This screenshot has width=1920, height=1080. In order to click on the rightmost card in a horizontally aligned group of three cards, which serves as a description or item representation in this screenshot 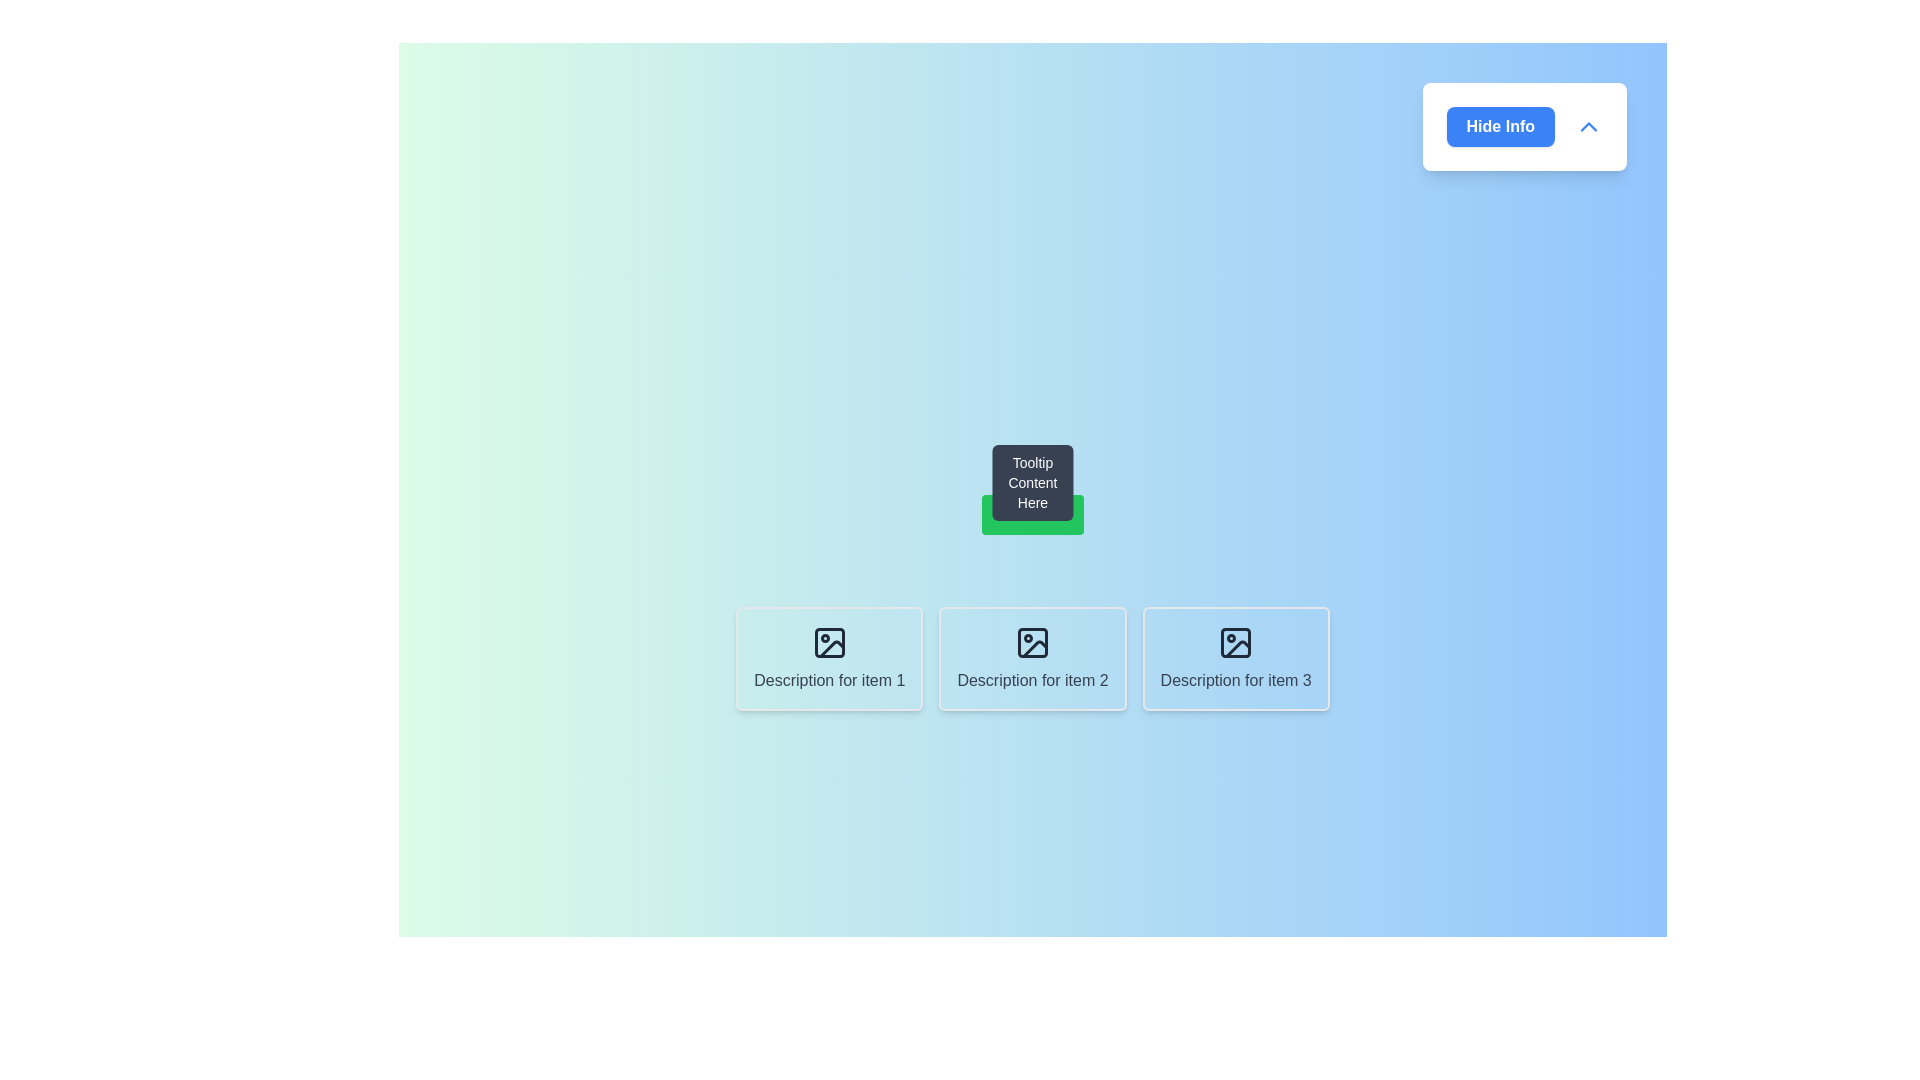, I will do `click(1235, 659)`.